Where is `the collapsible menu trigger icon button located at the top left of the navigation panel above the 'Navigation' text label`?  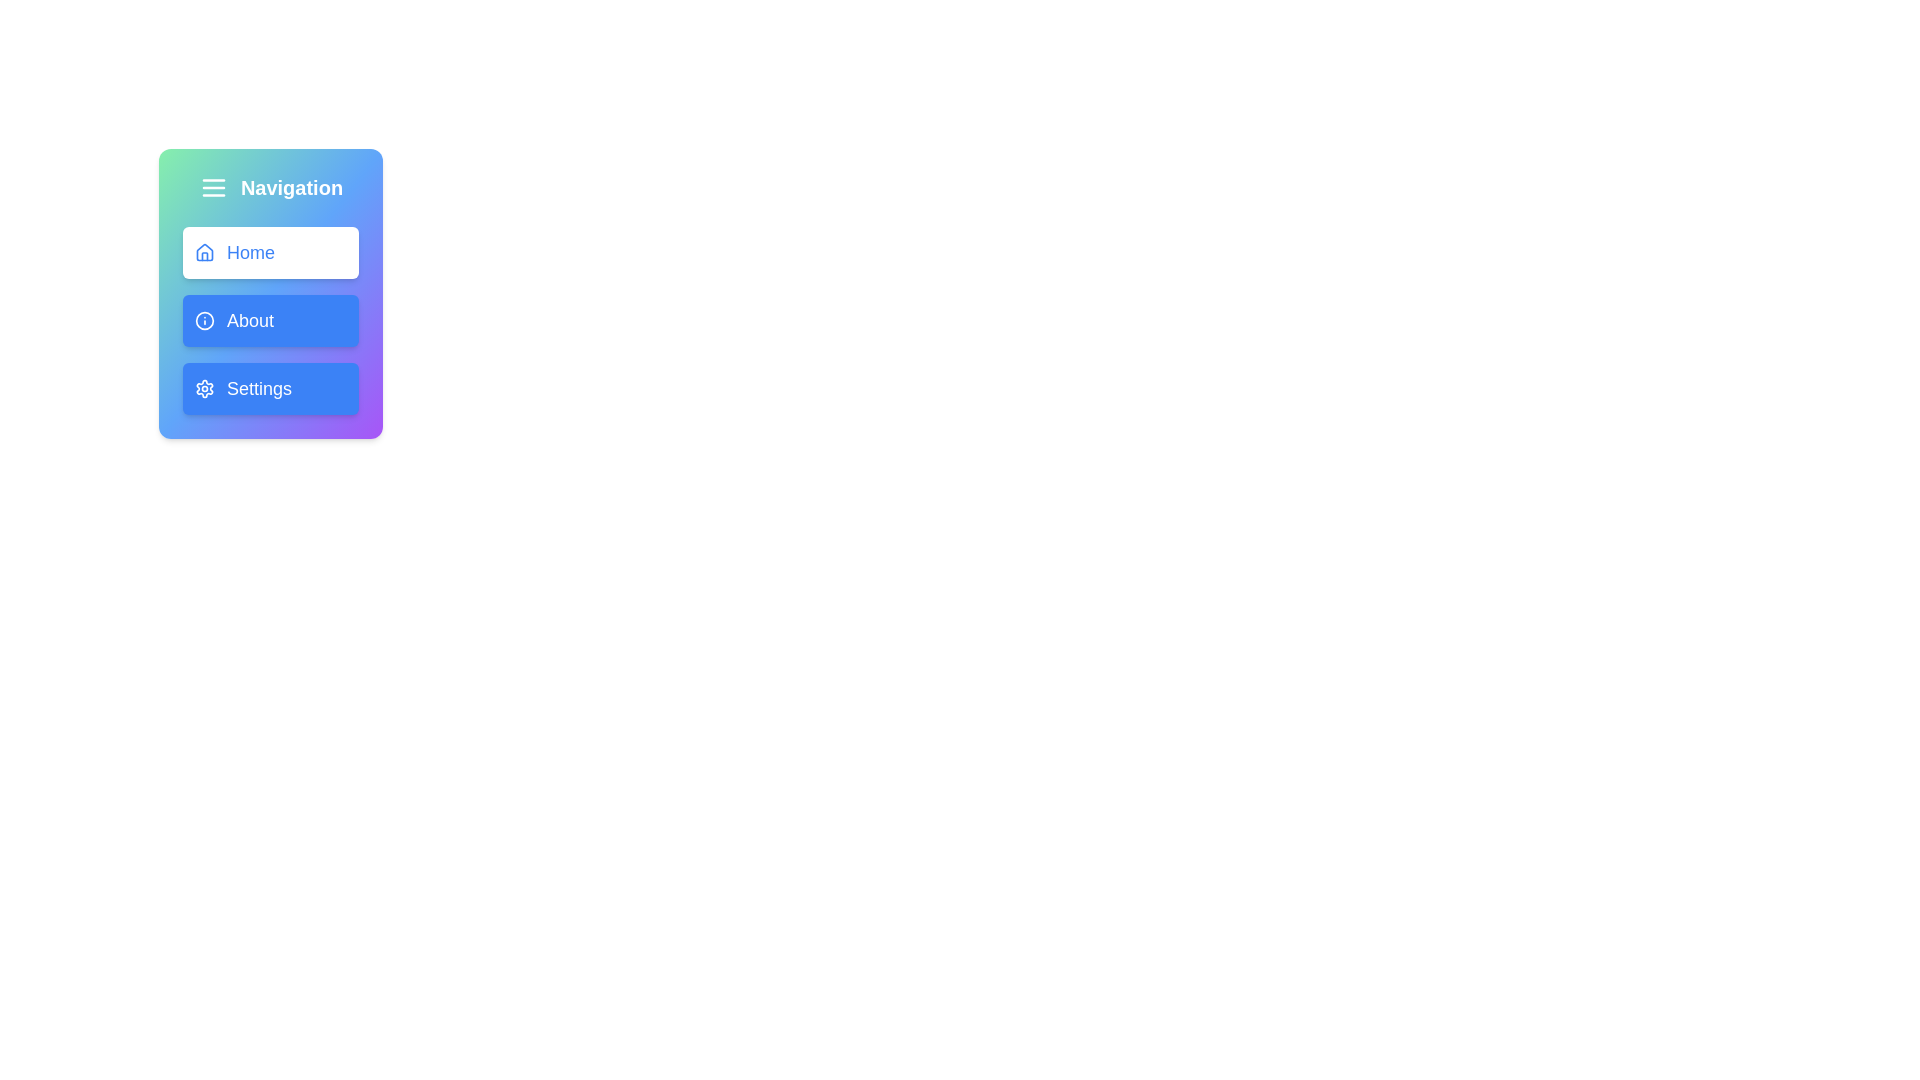
the collapsible menu trigger icon button located at the top left of the navigation panel above the 'Navigation' text label is located at coordinates (213, 188).